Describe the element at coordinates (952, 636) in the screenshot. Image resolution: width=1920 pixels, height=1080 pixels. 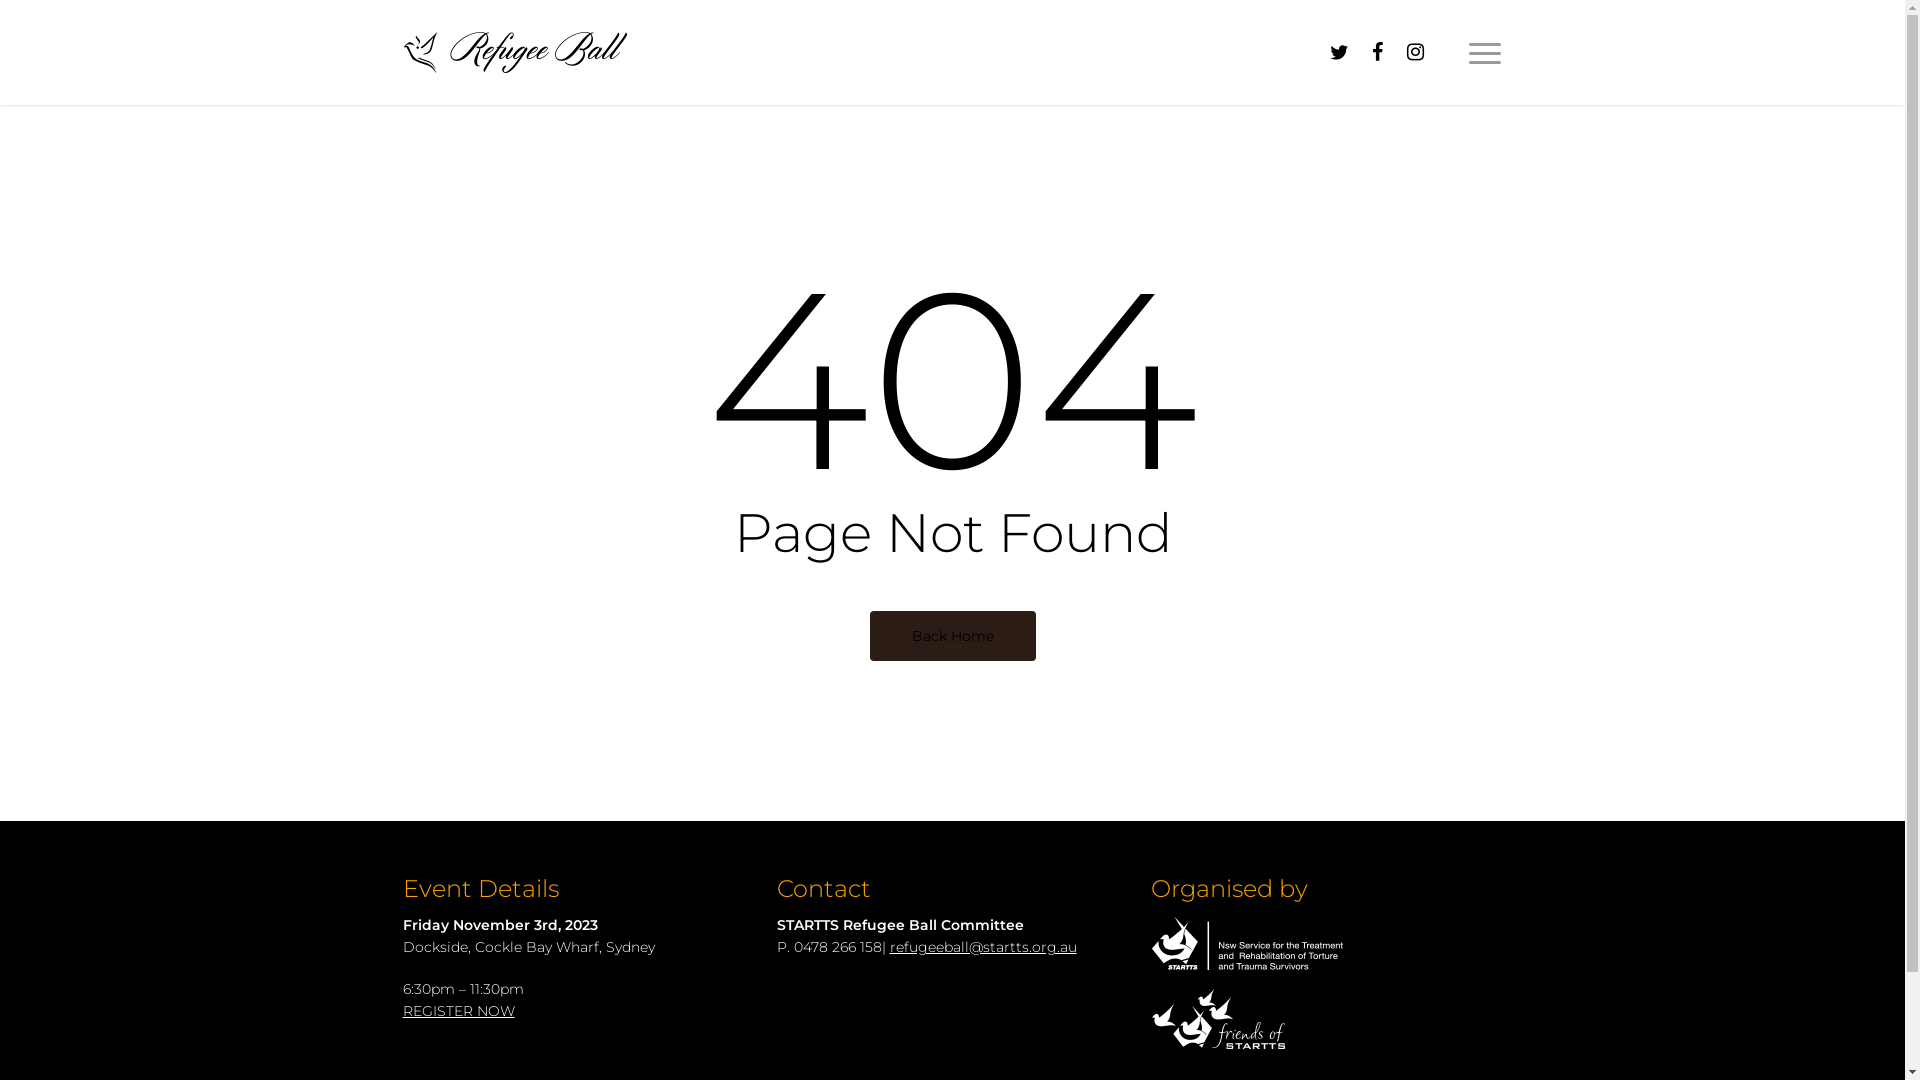
I see `'Back Home'` at that location.